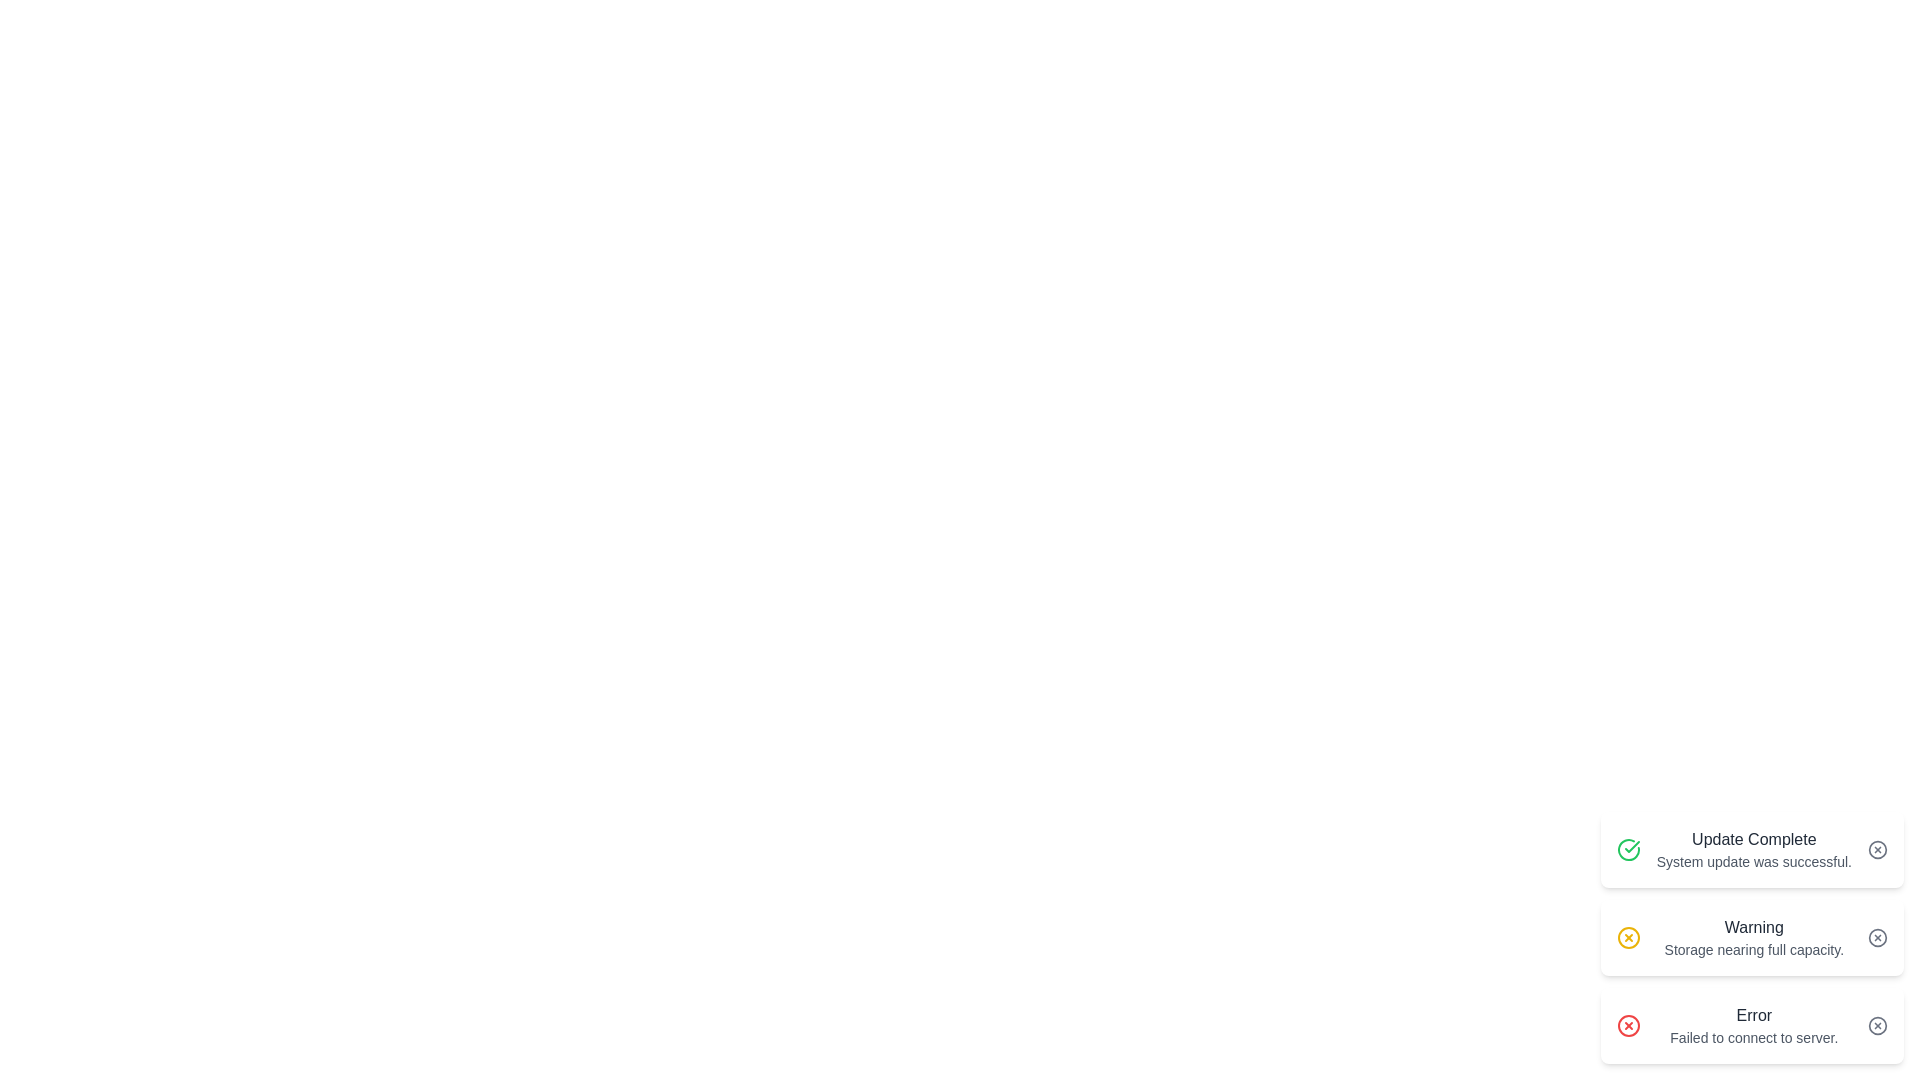 The width and height of the screenshot is (1920, 1080). I want to click on the warning icon located within the notification component on the right side of the page, so click(1876, 937).